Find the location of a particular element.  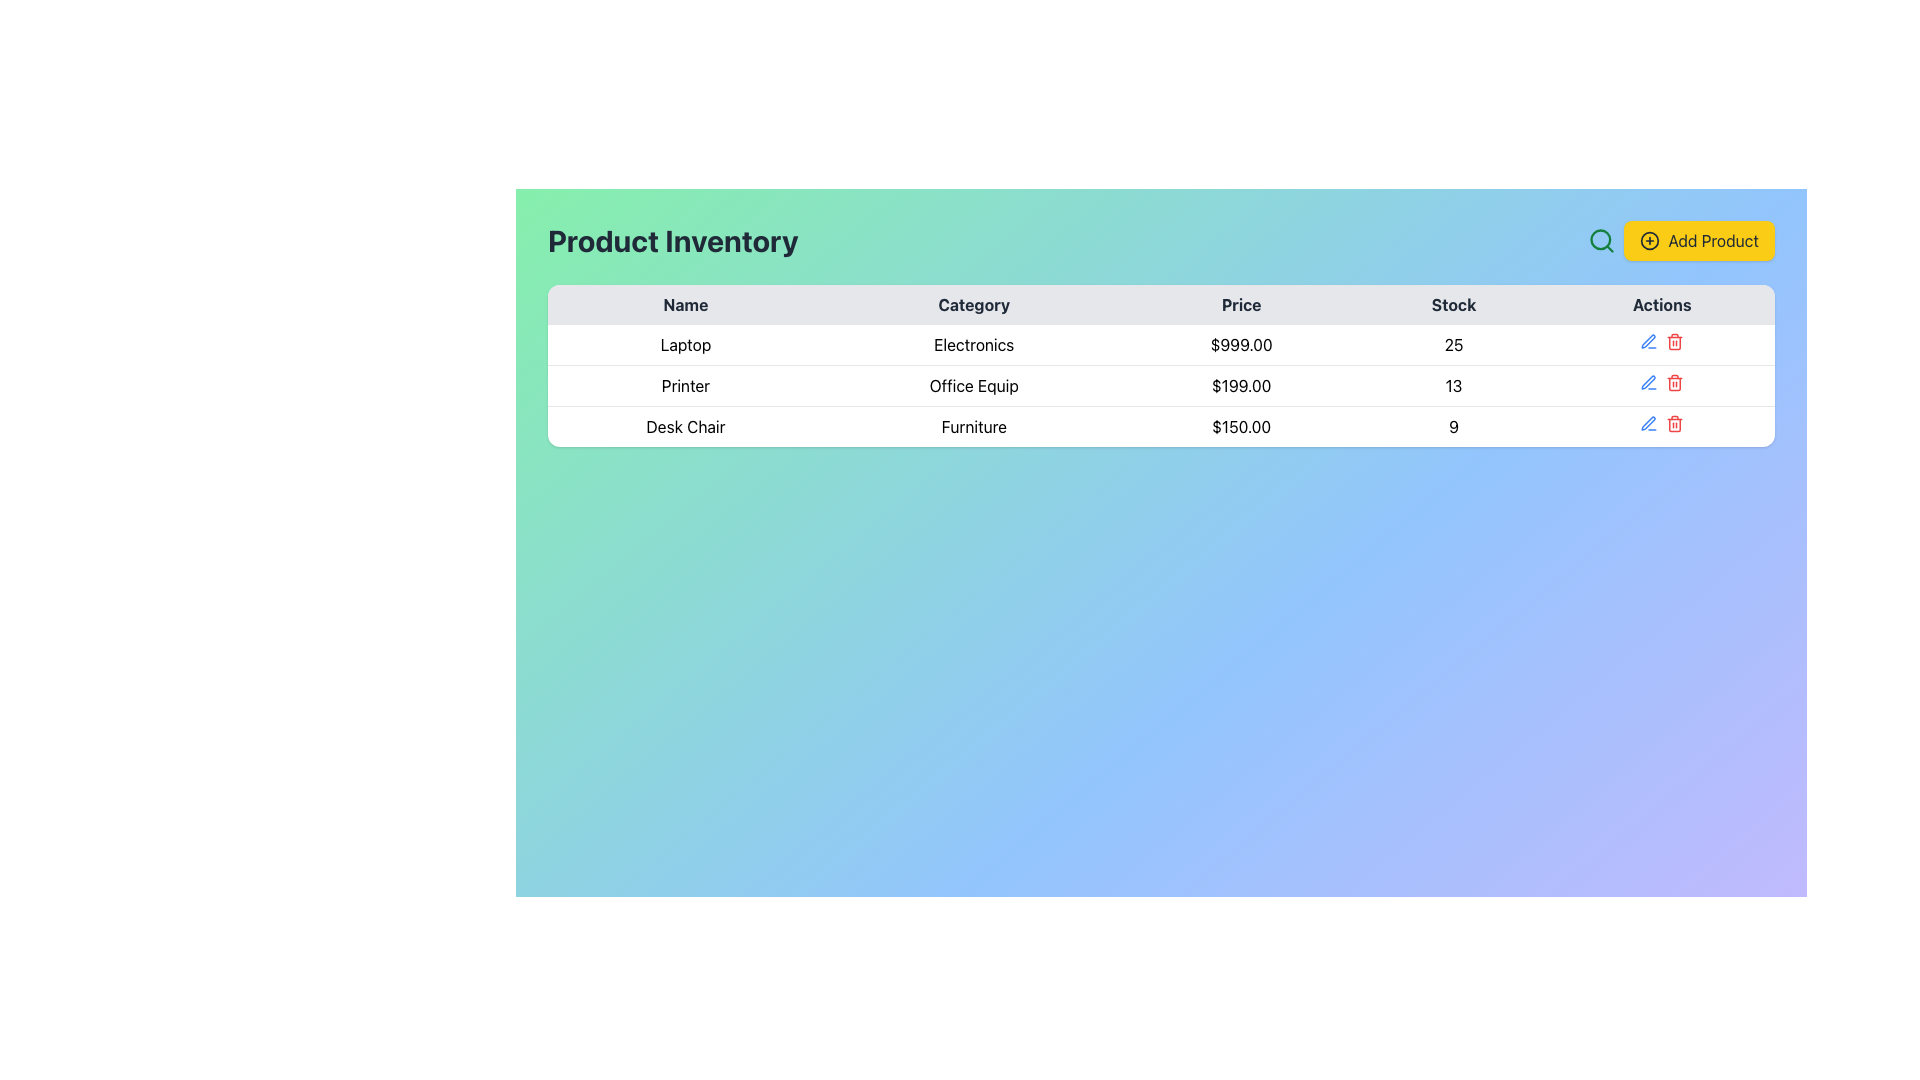

the third row of the product inventory table displaying details about the 'Desk Chair', including its name, category, price, stock, and interactive icons for actions is located at coordinates (1161, 425).